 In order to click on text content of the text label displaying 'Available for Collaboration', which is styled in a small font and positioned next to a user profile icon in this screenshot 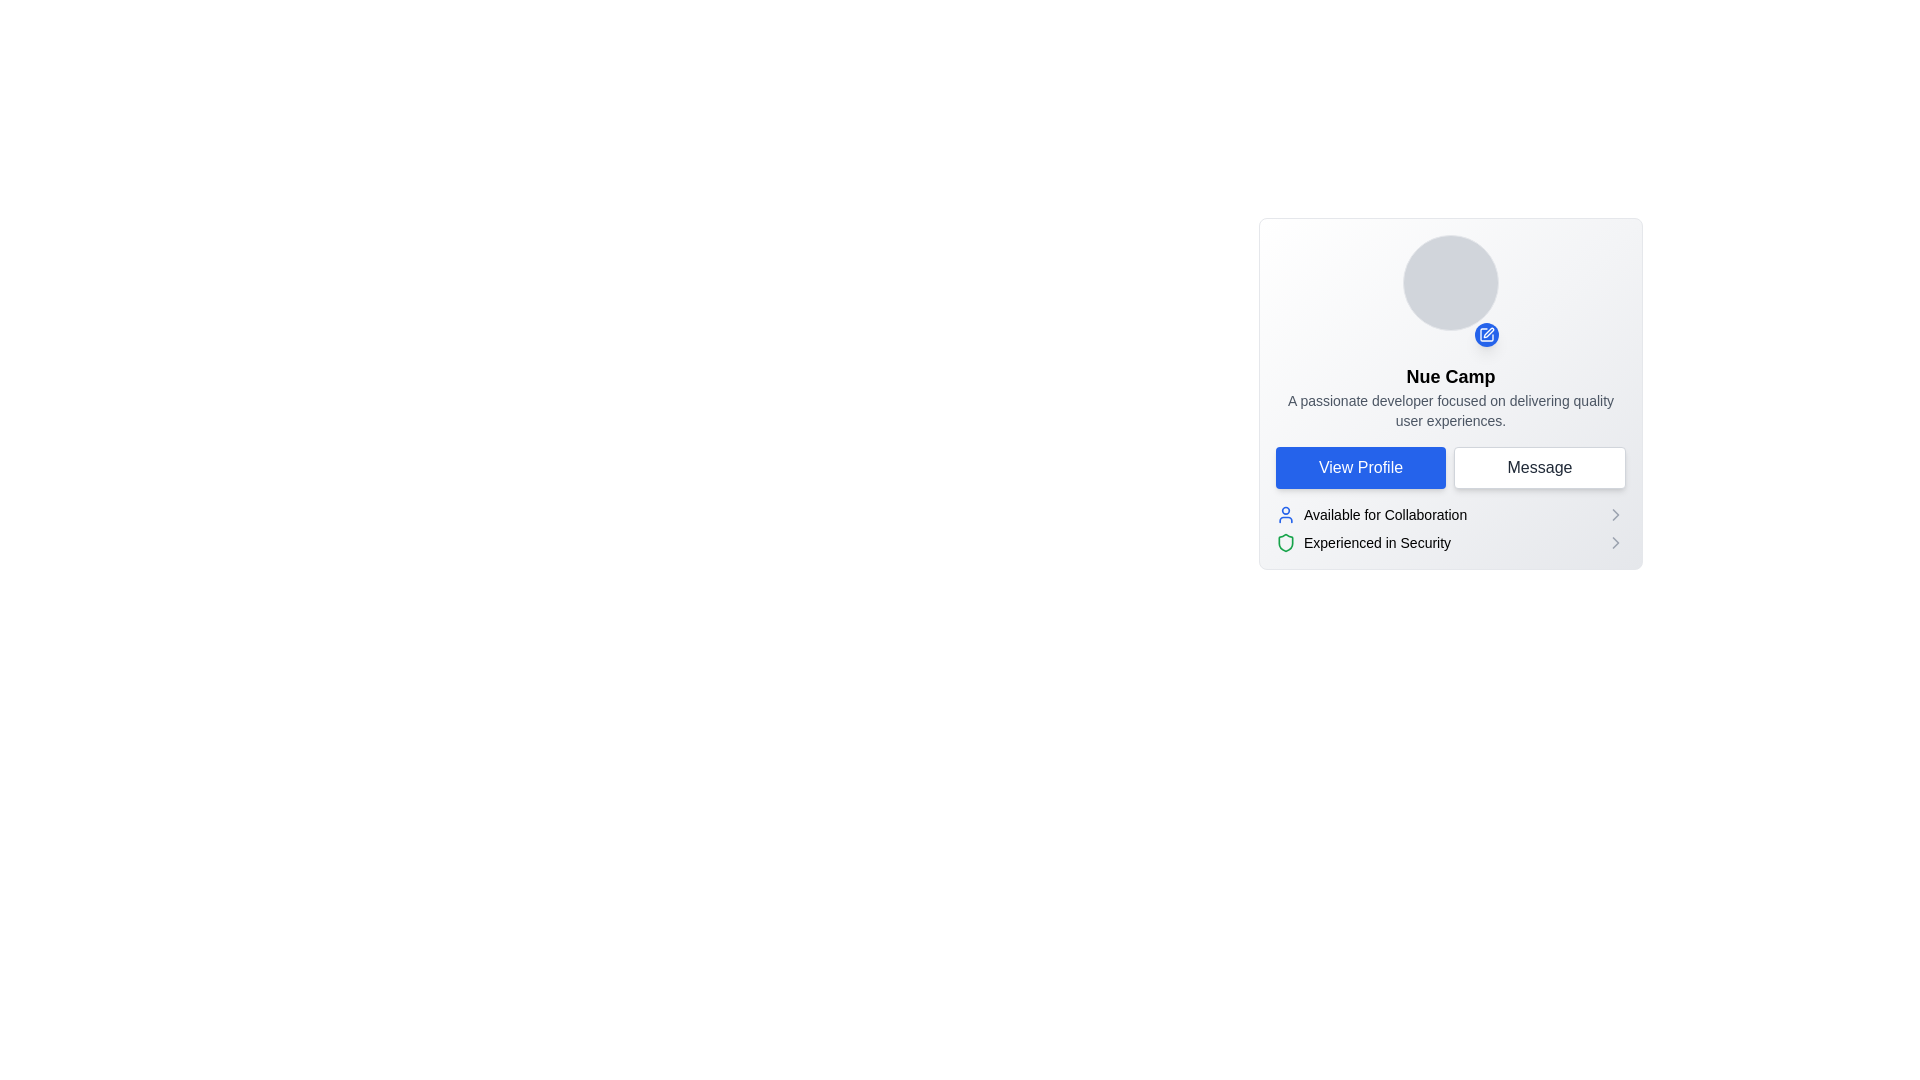, I will do `click(1384, 514)`.